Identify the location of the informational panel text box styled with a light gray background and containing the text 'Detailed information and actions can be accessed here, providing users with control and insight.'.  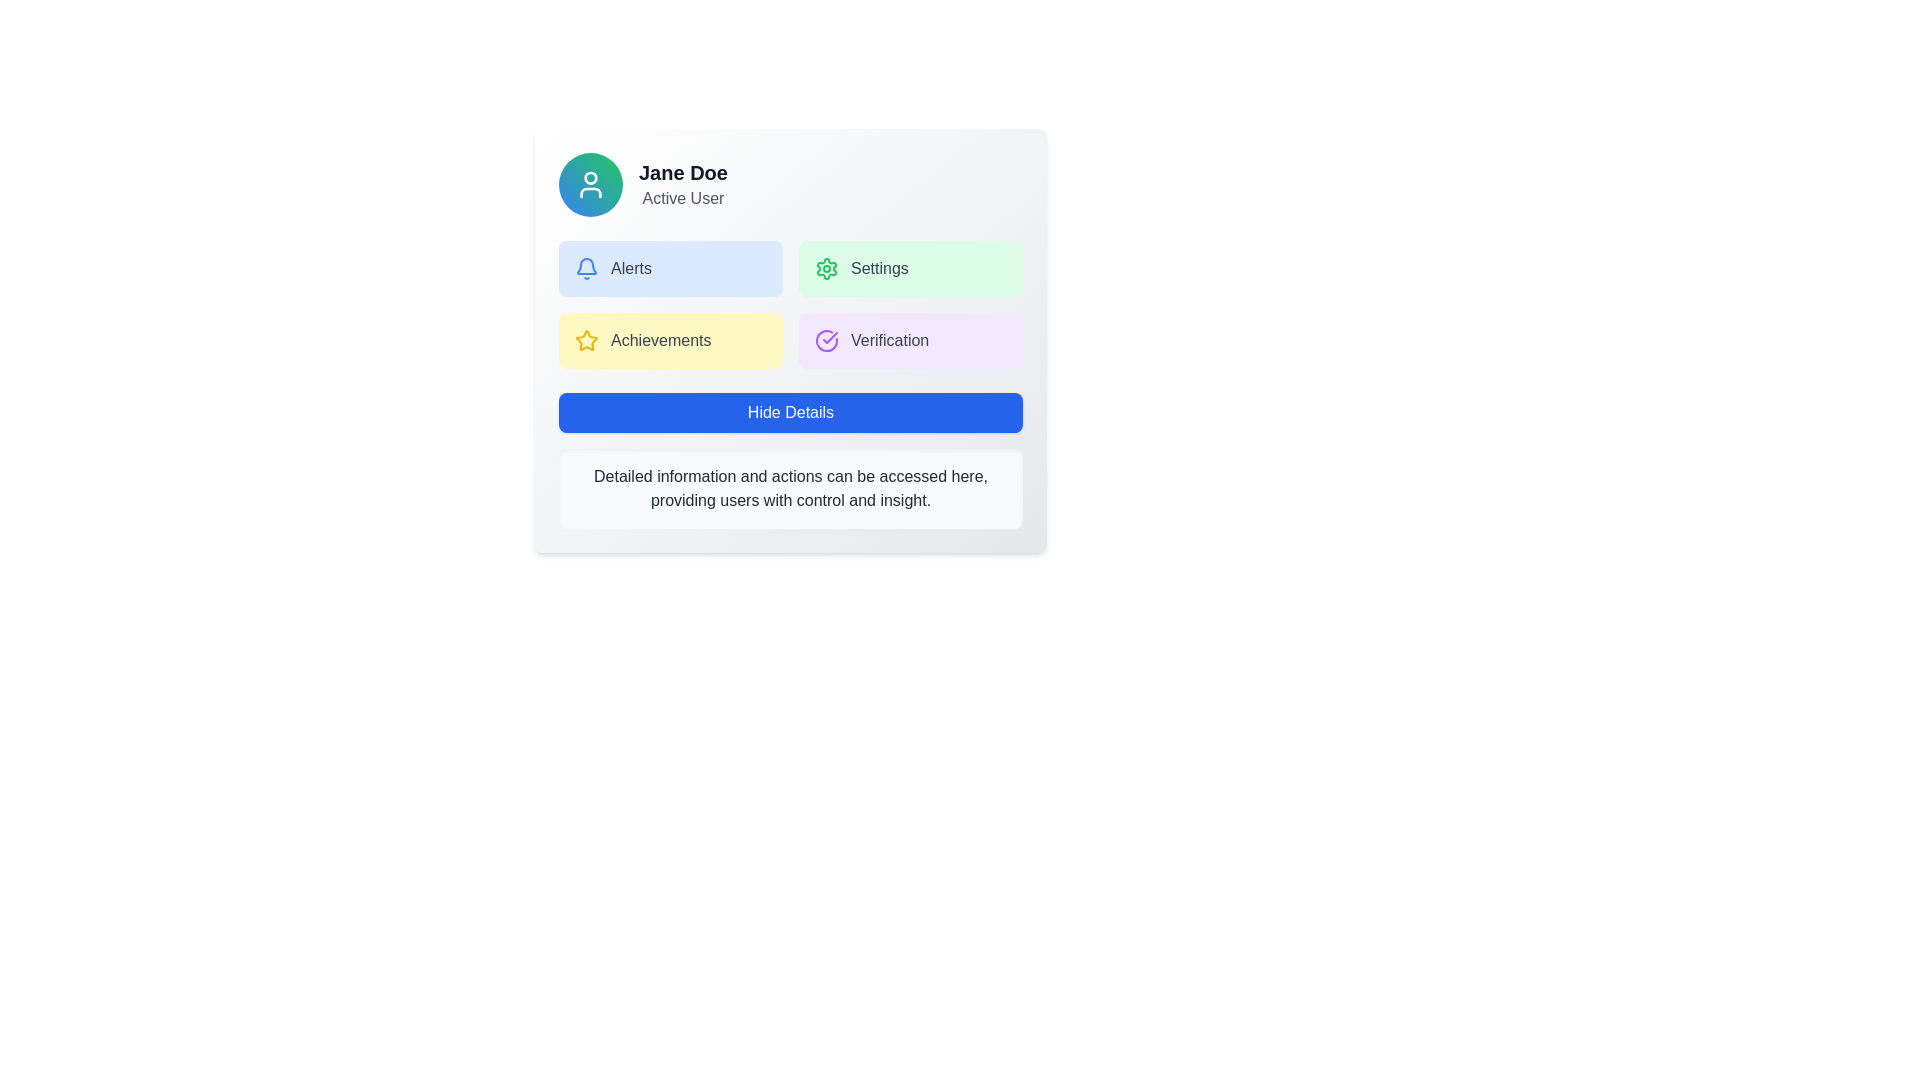
(790, 489).